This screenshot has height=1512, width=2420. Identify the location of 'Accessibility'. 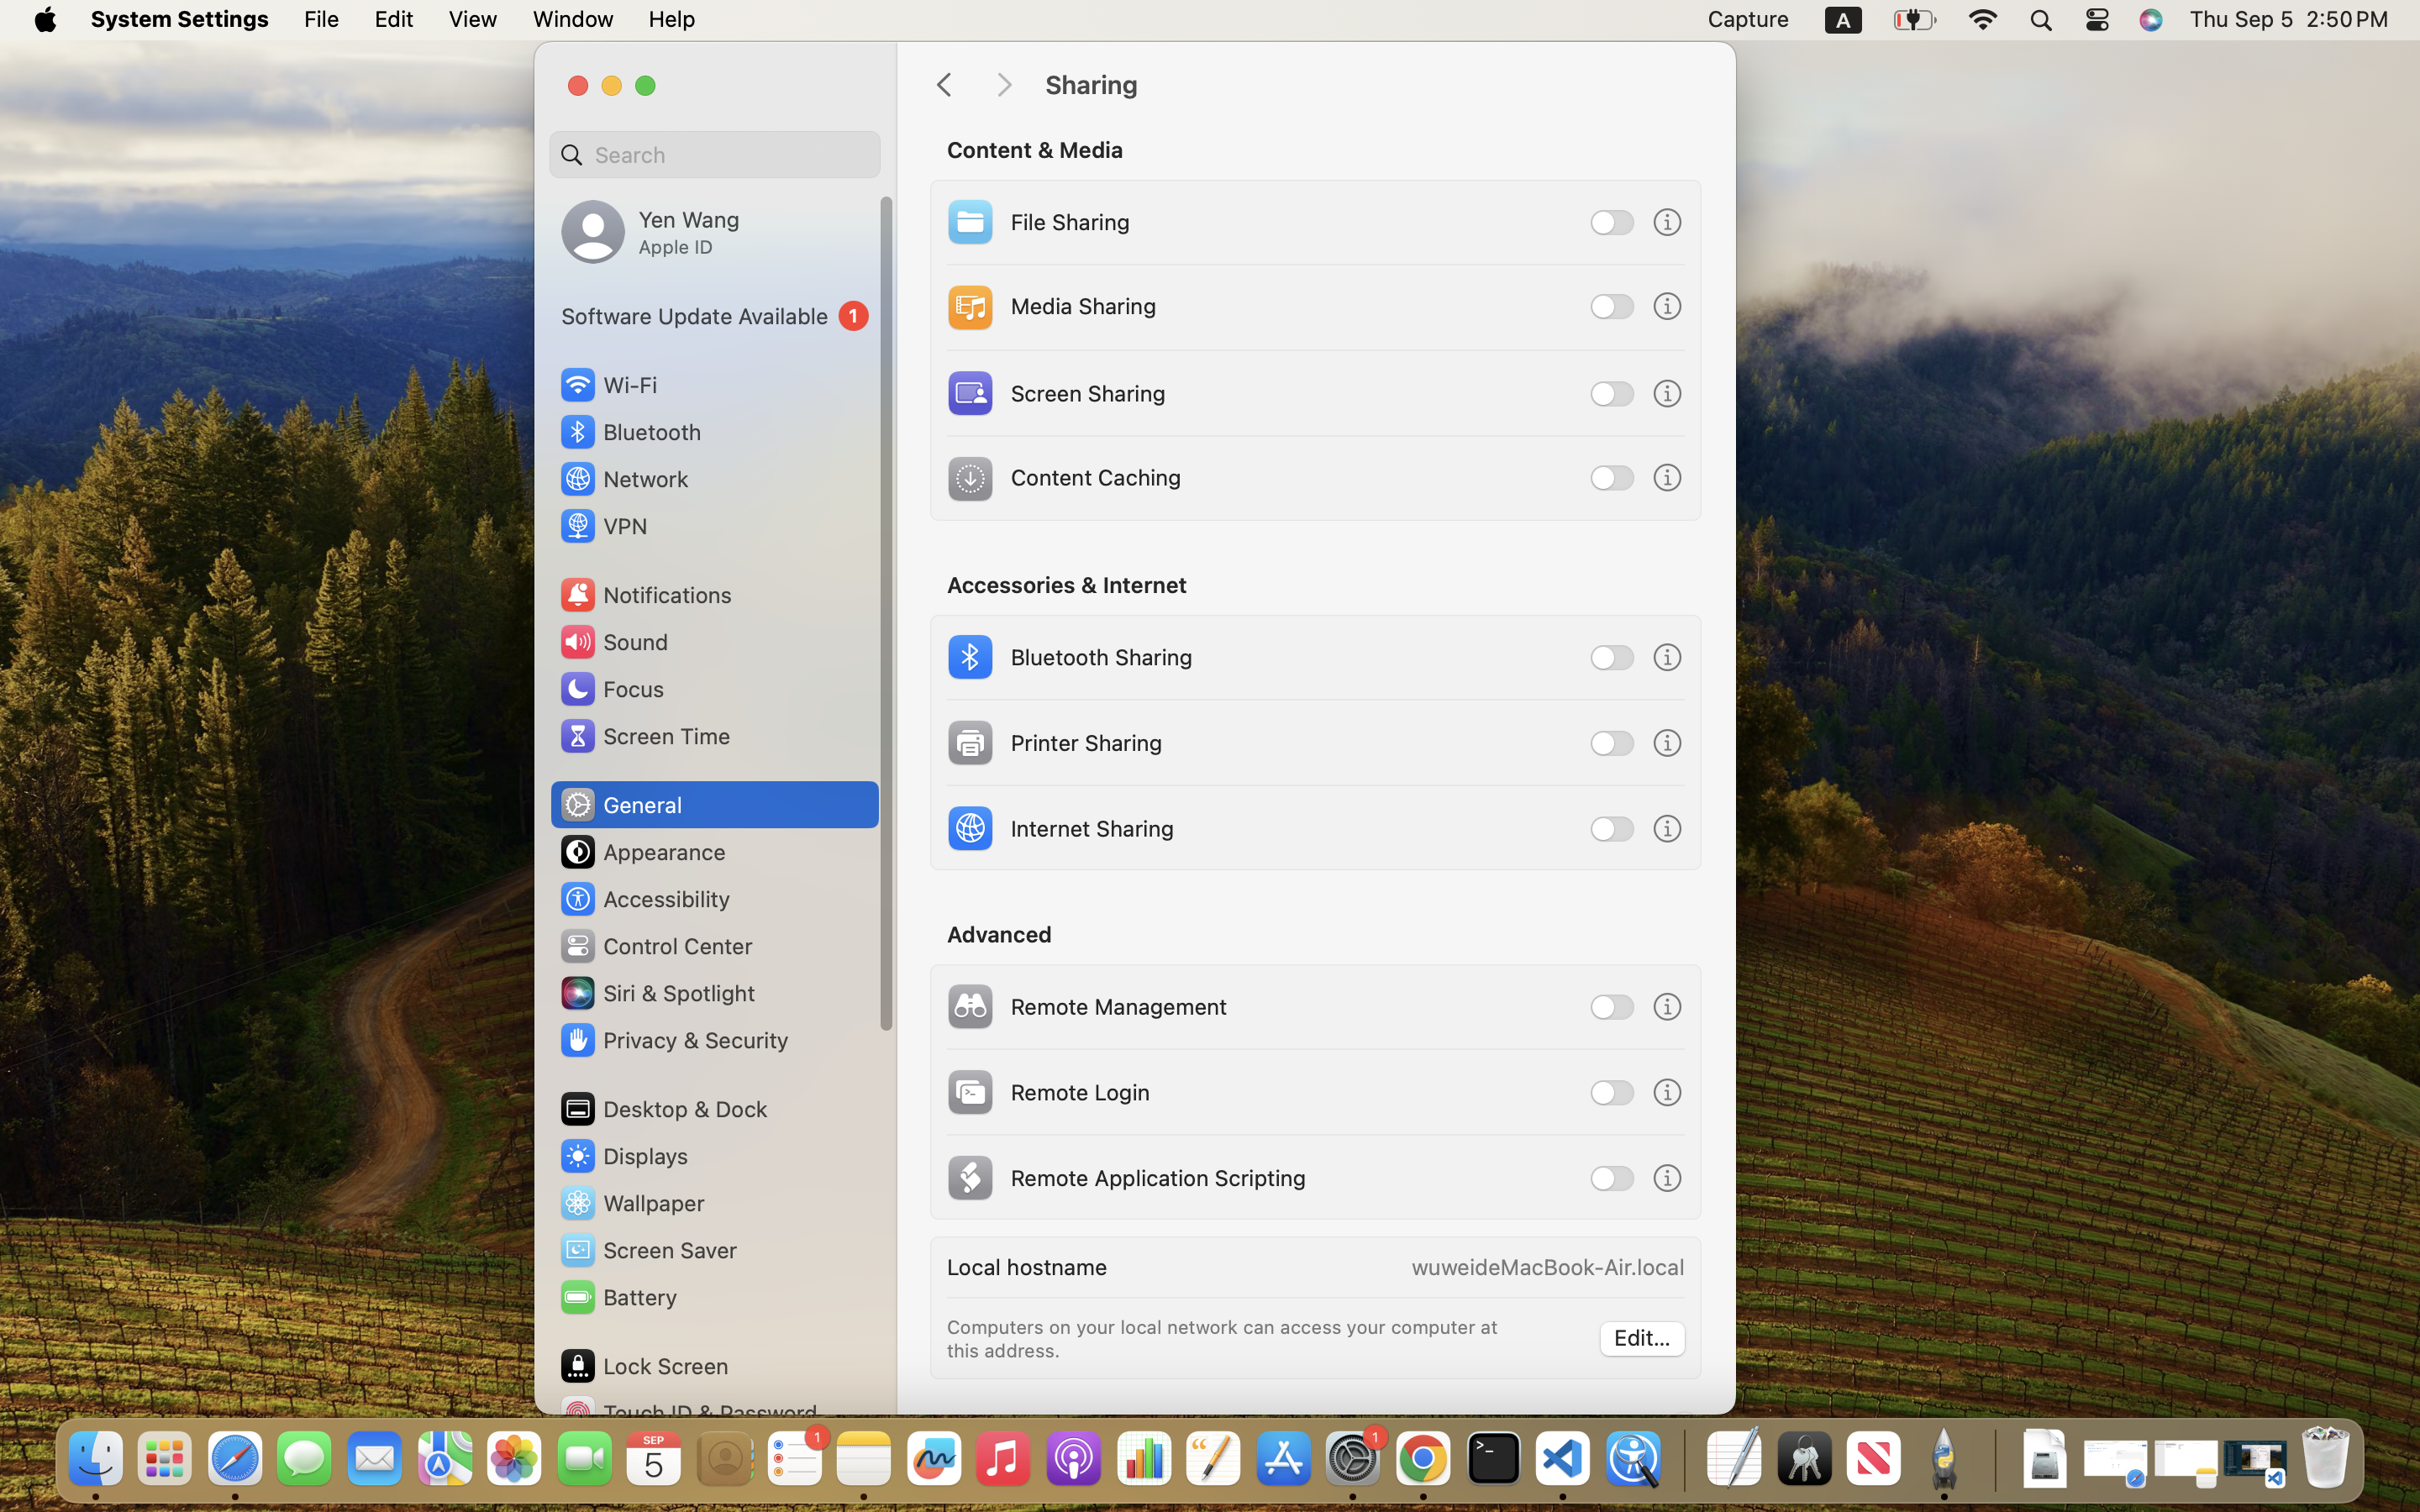
(644, 897).